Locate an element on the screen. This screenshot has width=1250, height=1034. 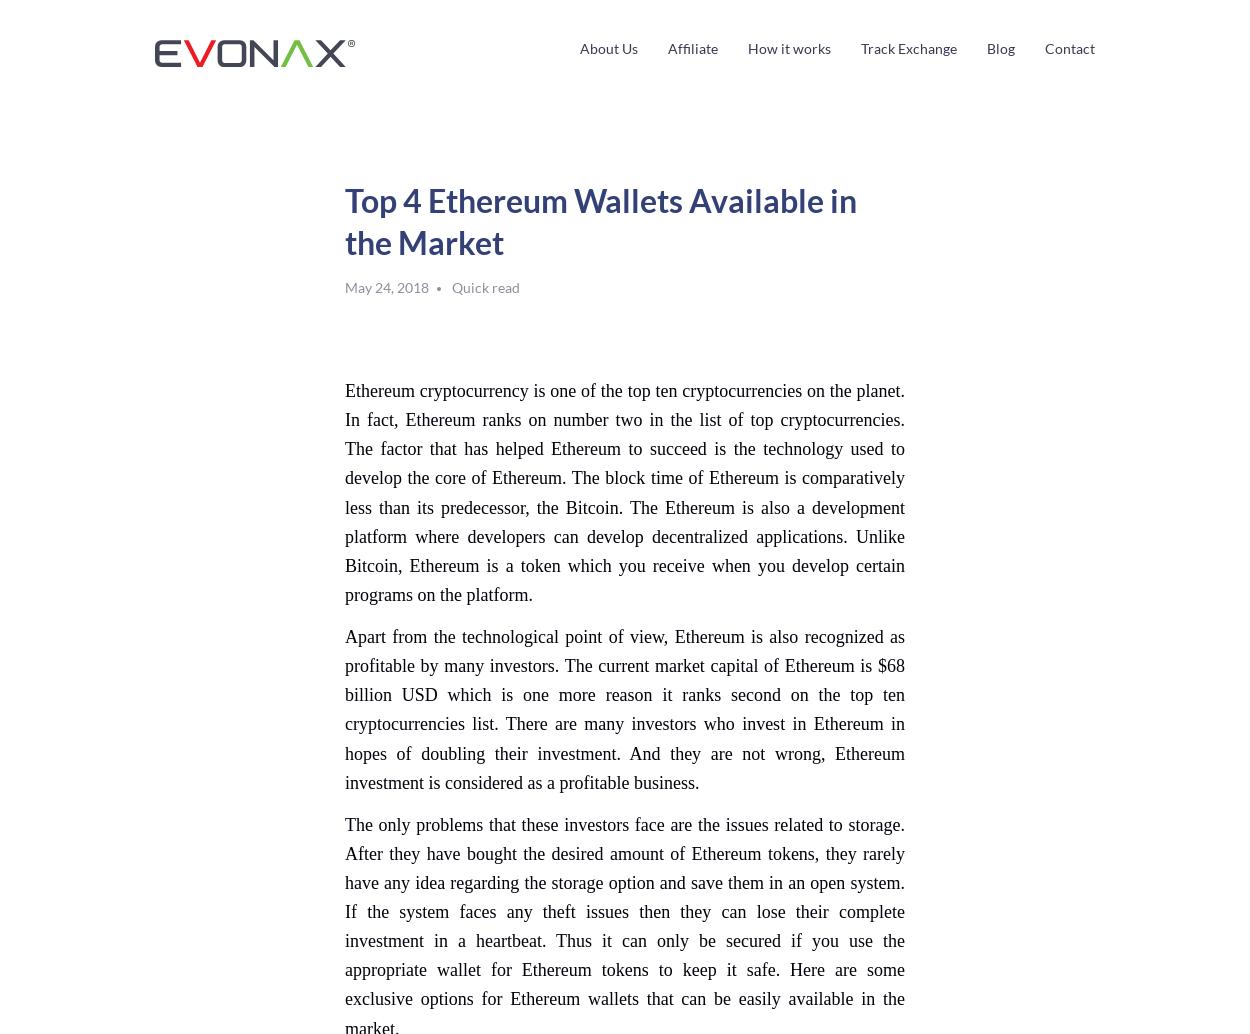
'Ethereum cryptocurrency is one of the top ten cryptocurrencies on the planet. In fact, Ethereum ranks on number two in the list of top cryptocurrencies. The factor that has helped Ethereum to succeed is the technology used to develop the core of Ethereum. The block time of Ethereum is comparatively less than its predecessor, the Bitcoin. The Ethereum is also a development platform where developers can develop decentralized applications. Unlike Bitcoin, Ethereum is a token which you receive when you develop certain programs on the platform.' is located at coordinates (625, 491).